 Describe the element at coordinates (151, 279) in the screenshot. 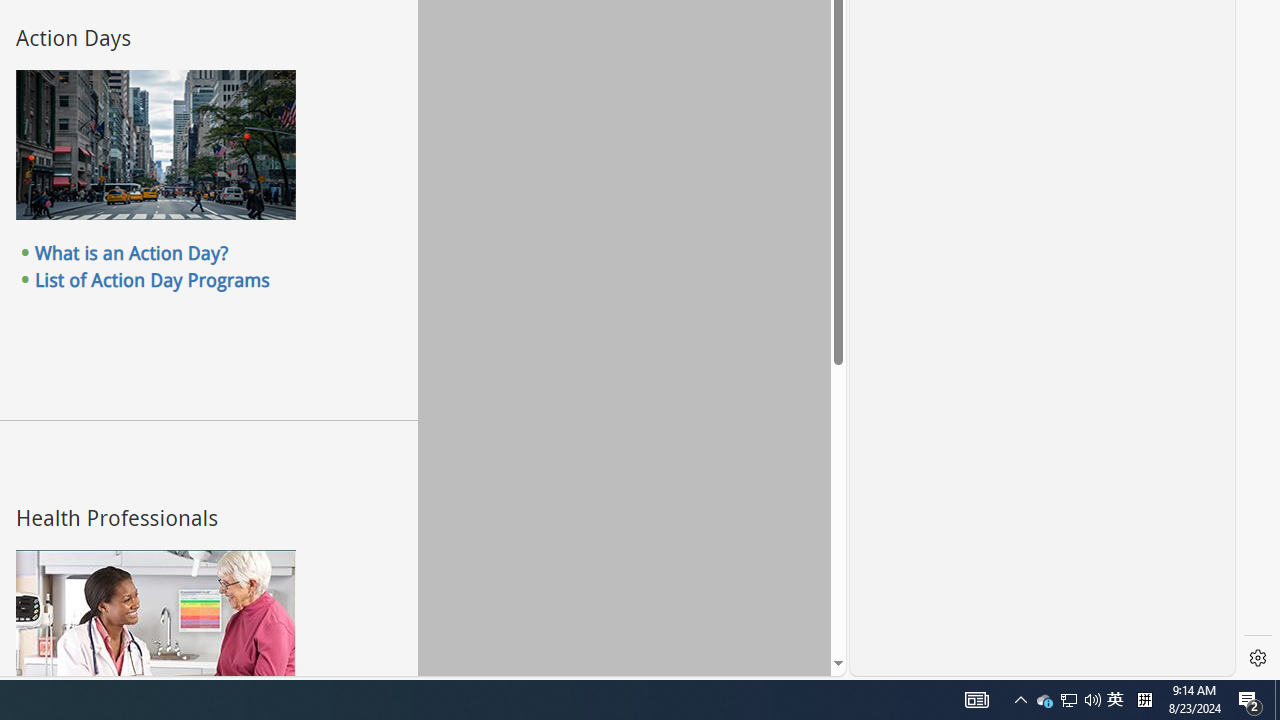

I see `'List of Action Day Programs'` at that location.